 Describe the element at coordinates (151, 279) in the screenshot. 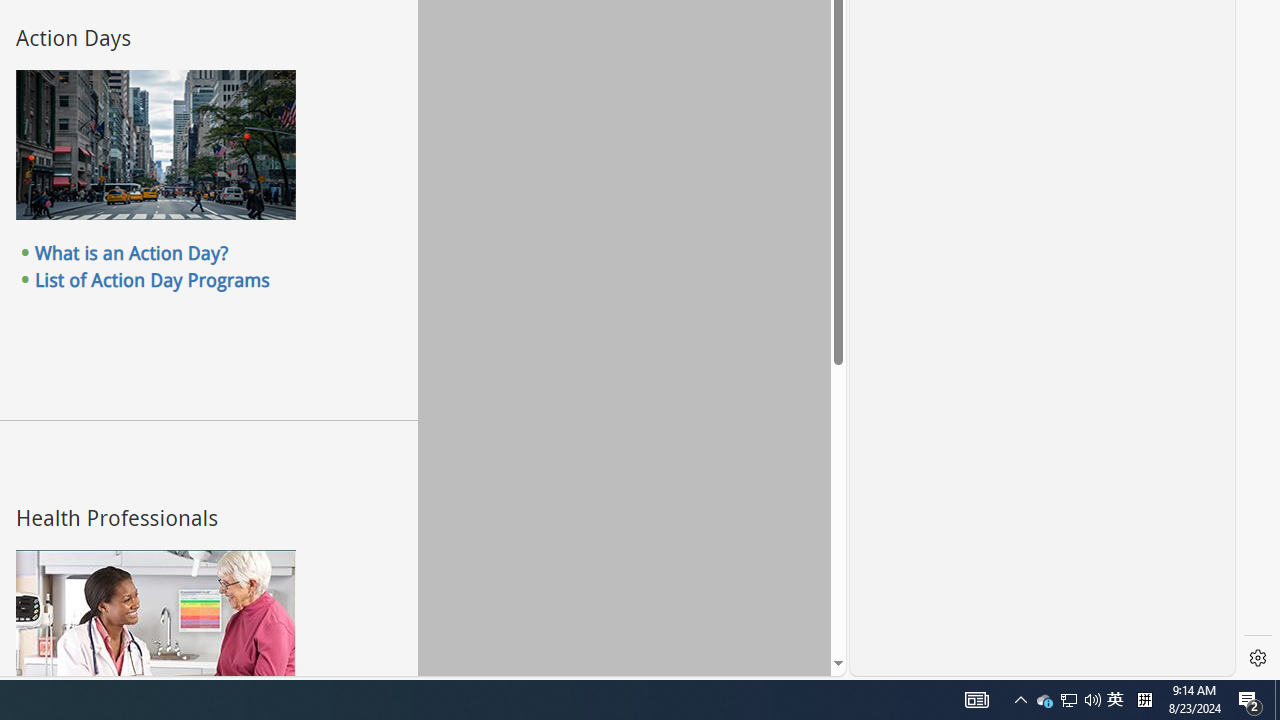

I see `'List of Action Day Programs'` at that location.